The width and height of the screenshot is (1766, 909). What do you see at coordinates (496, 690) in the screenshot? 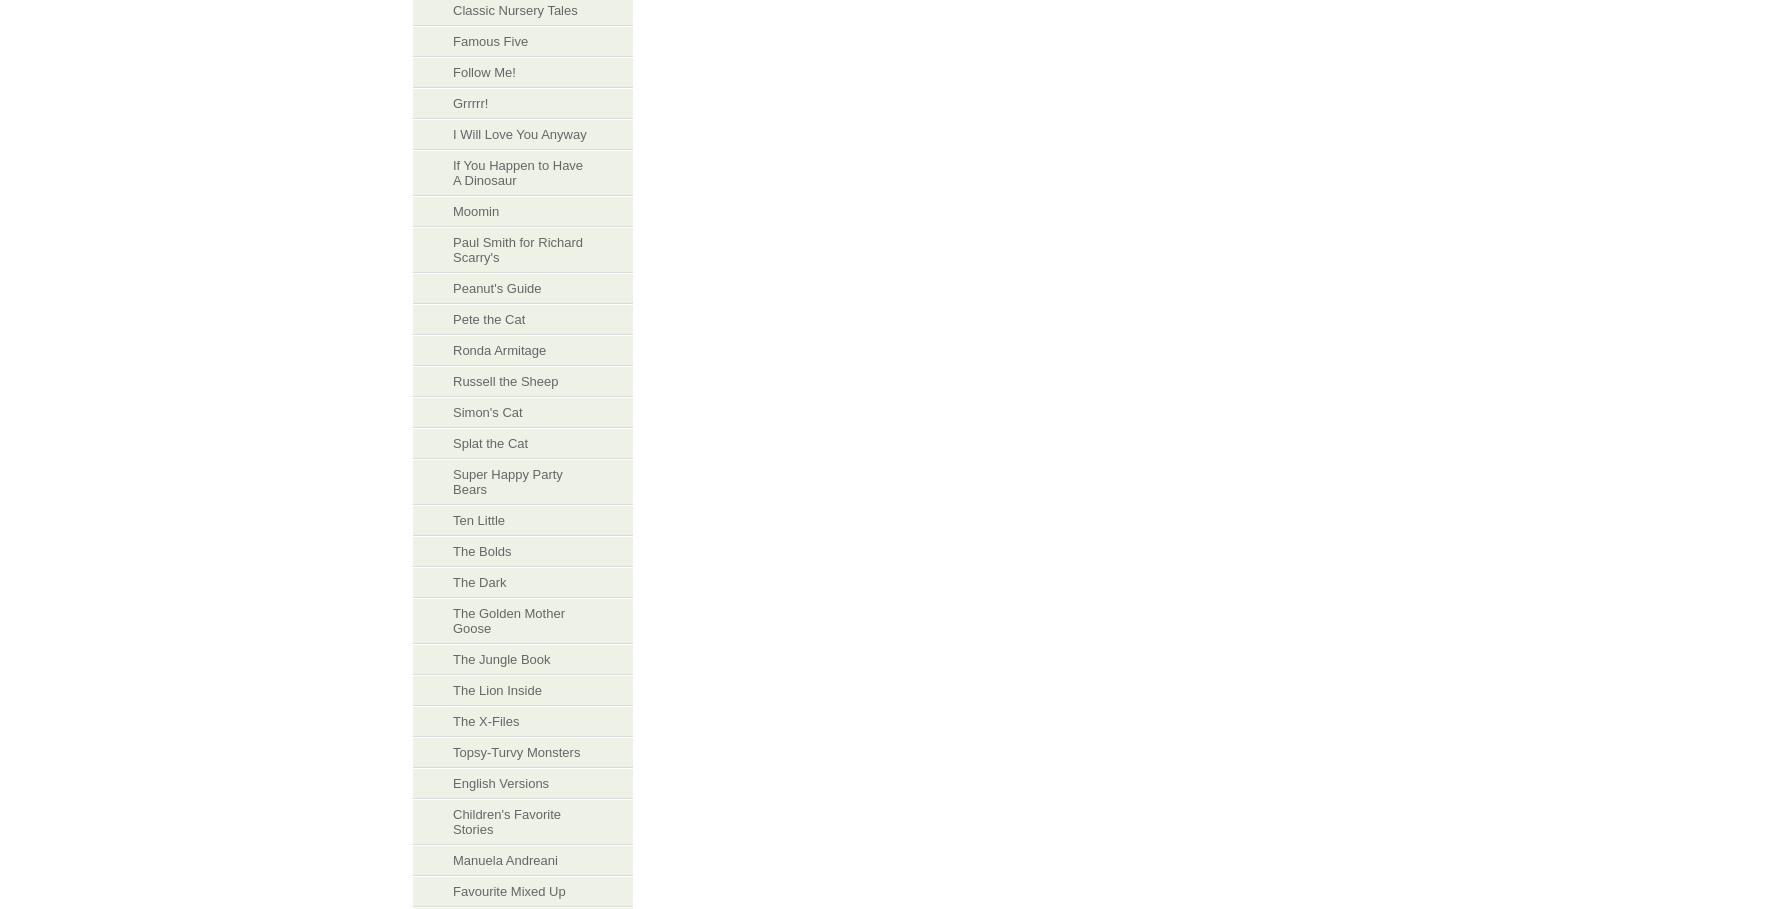
I see `'The Lion Inside'` at bounding box center [496, 690].